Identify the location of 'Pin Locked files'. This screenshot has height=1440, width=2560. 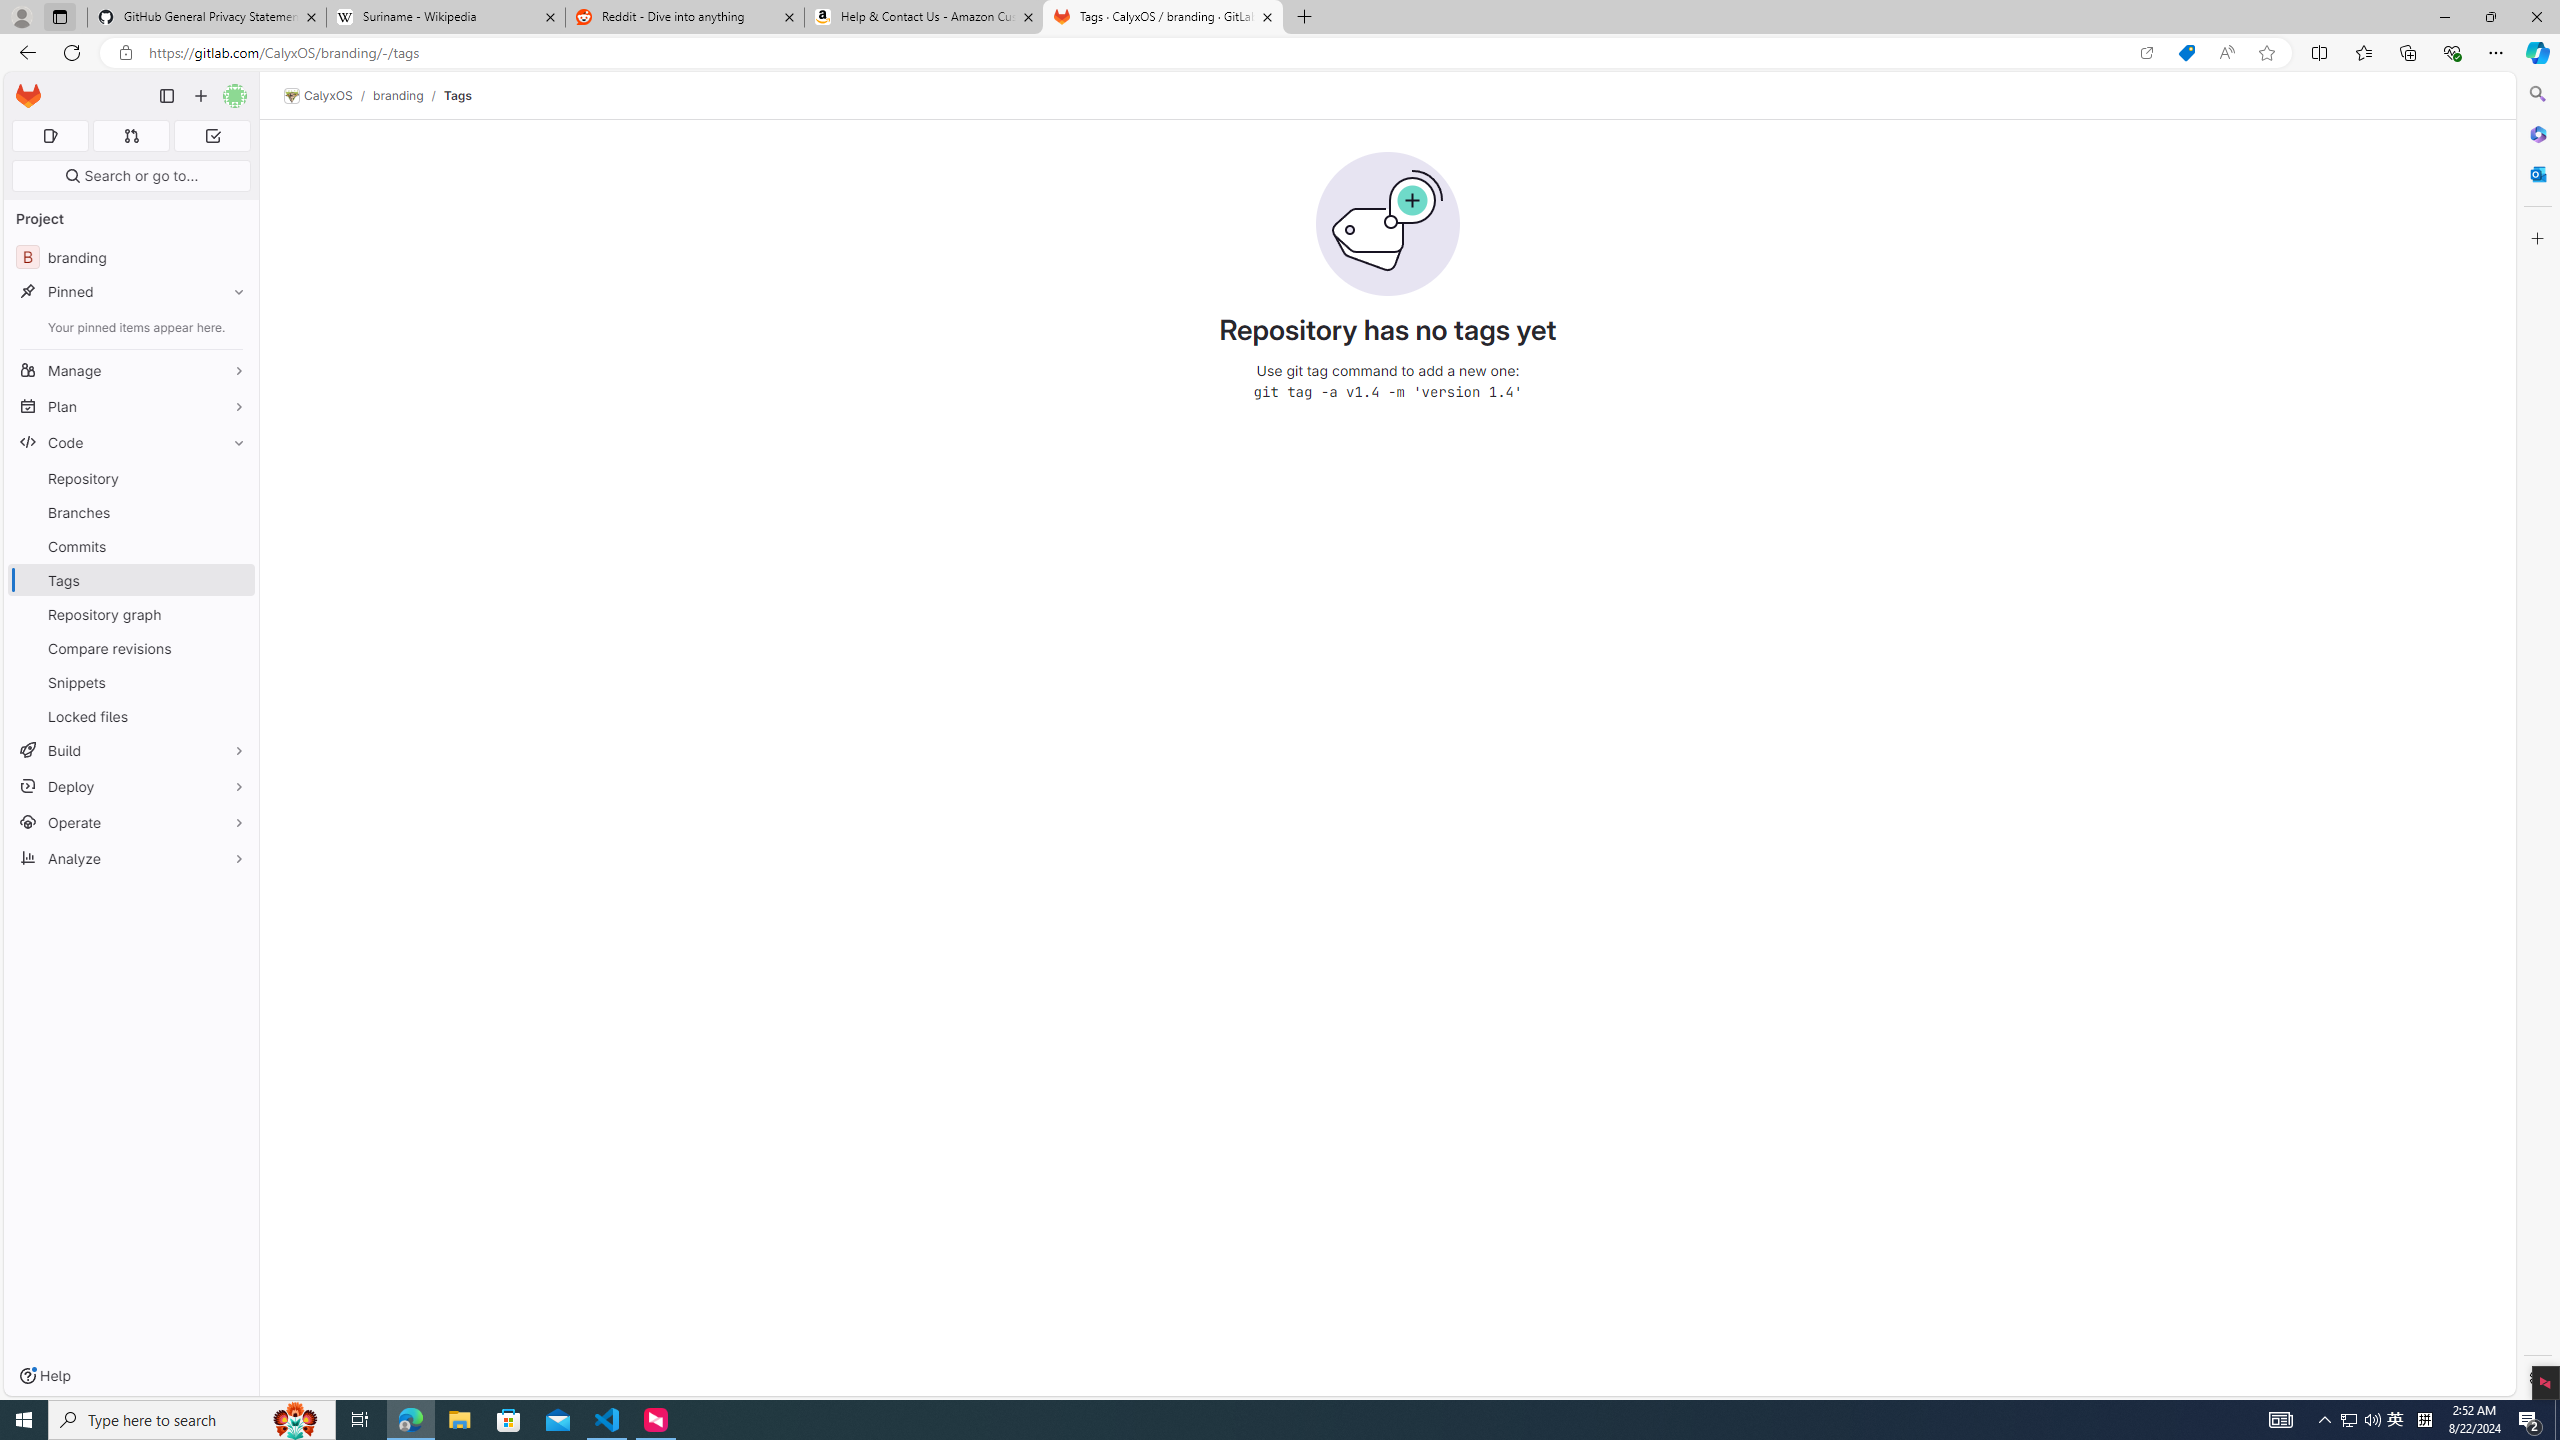
(233, 716).